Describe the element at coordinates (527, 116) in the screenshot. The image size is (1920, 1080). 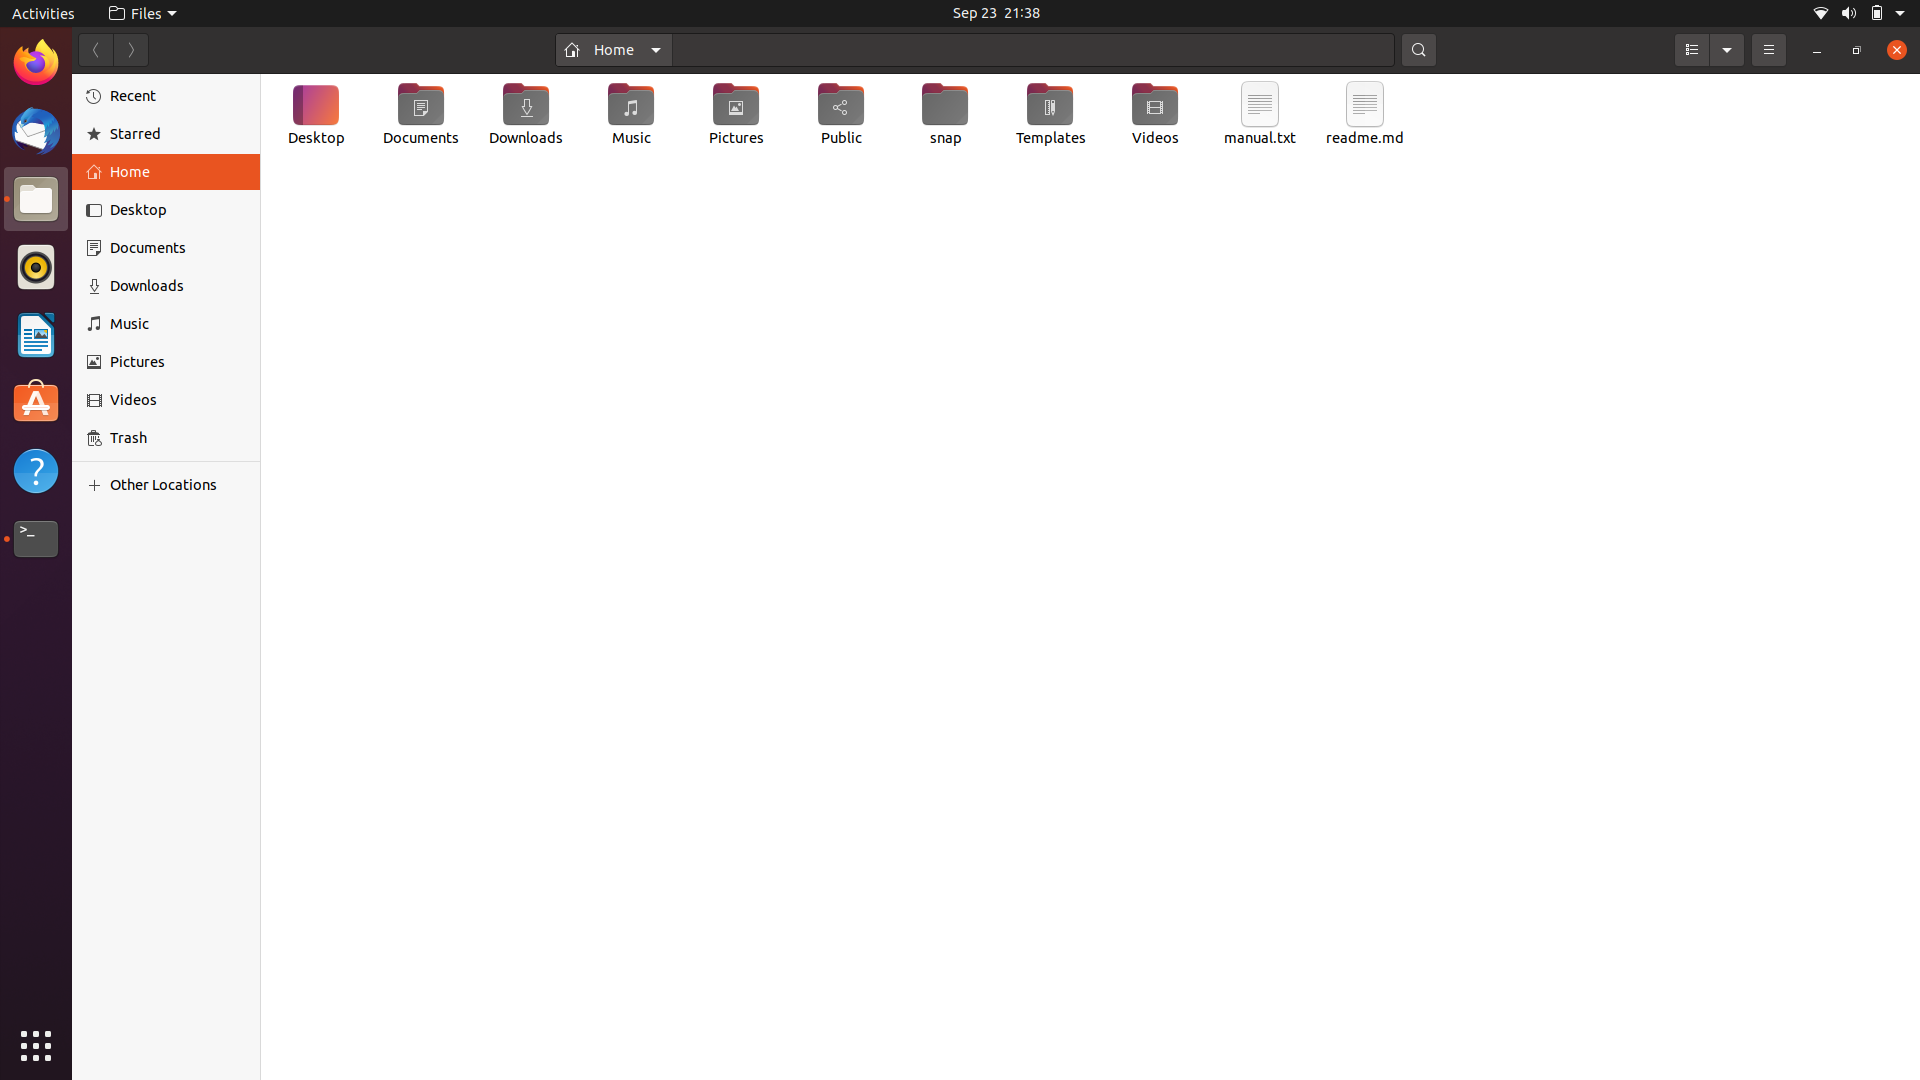
I see `a text file named "file.txt" in the Downloads folder using python automation` at that location.